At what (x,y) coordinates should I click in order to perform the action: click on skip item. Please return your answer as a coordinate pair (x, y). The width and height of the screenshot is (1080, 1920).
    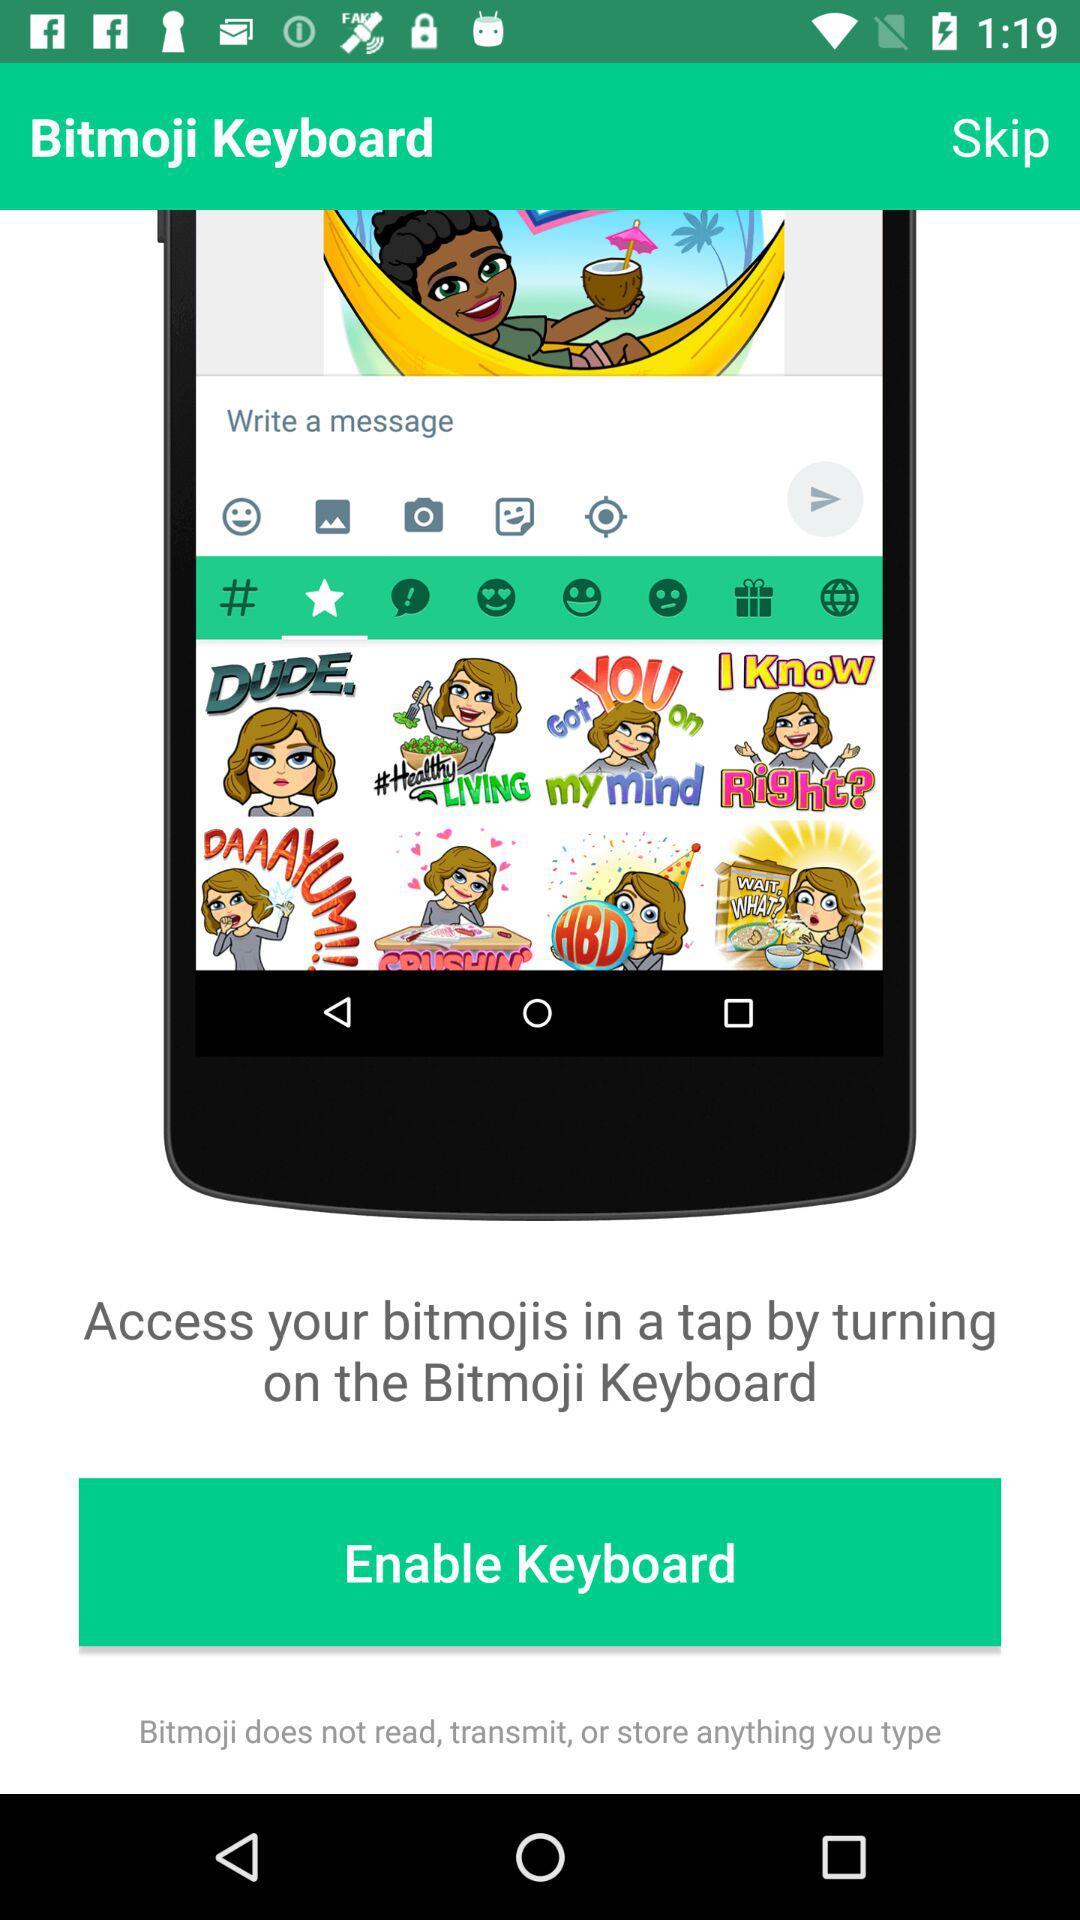
    Looking at the image, I should click on (1000, 135).